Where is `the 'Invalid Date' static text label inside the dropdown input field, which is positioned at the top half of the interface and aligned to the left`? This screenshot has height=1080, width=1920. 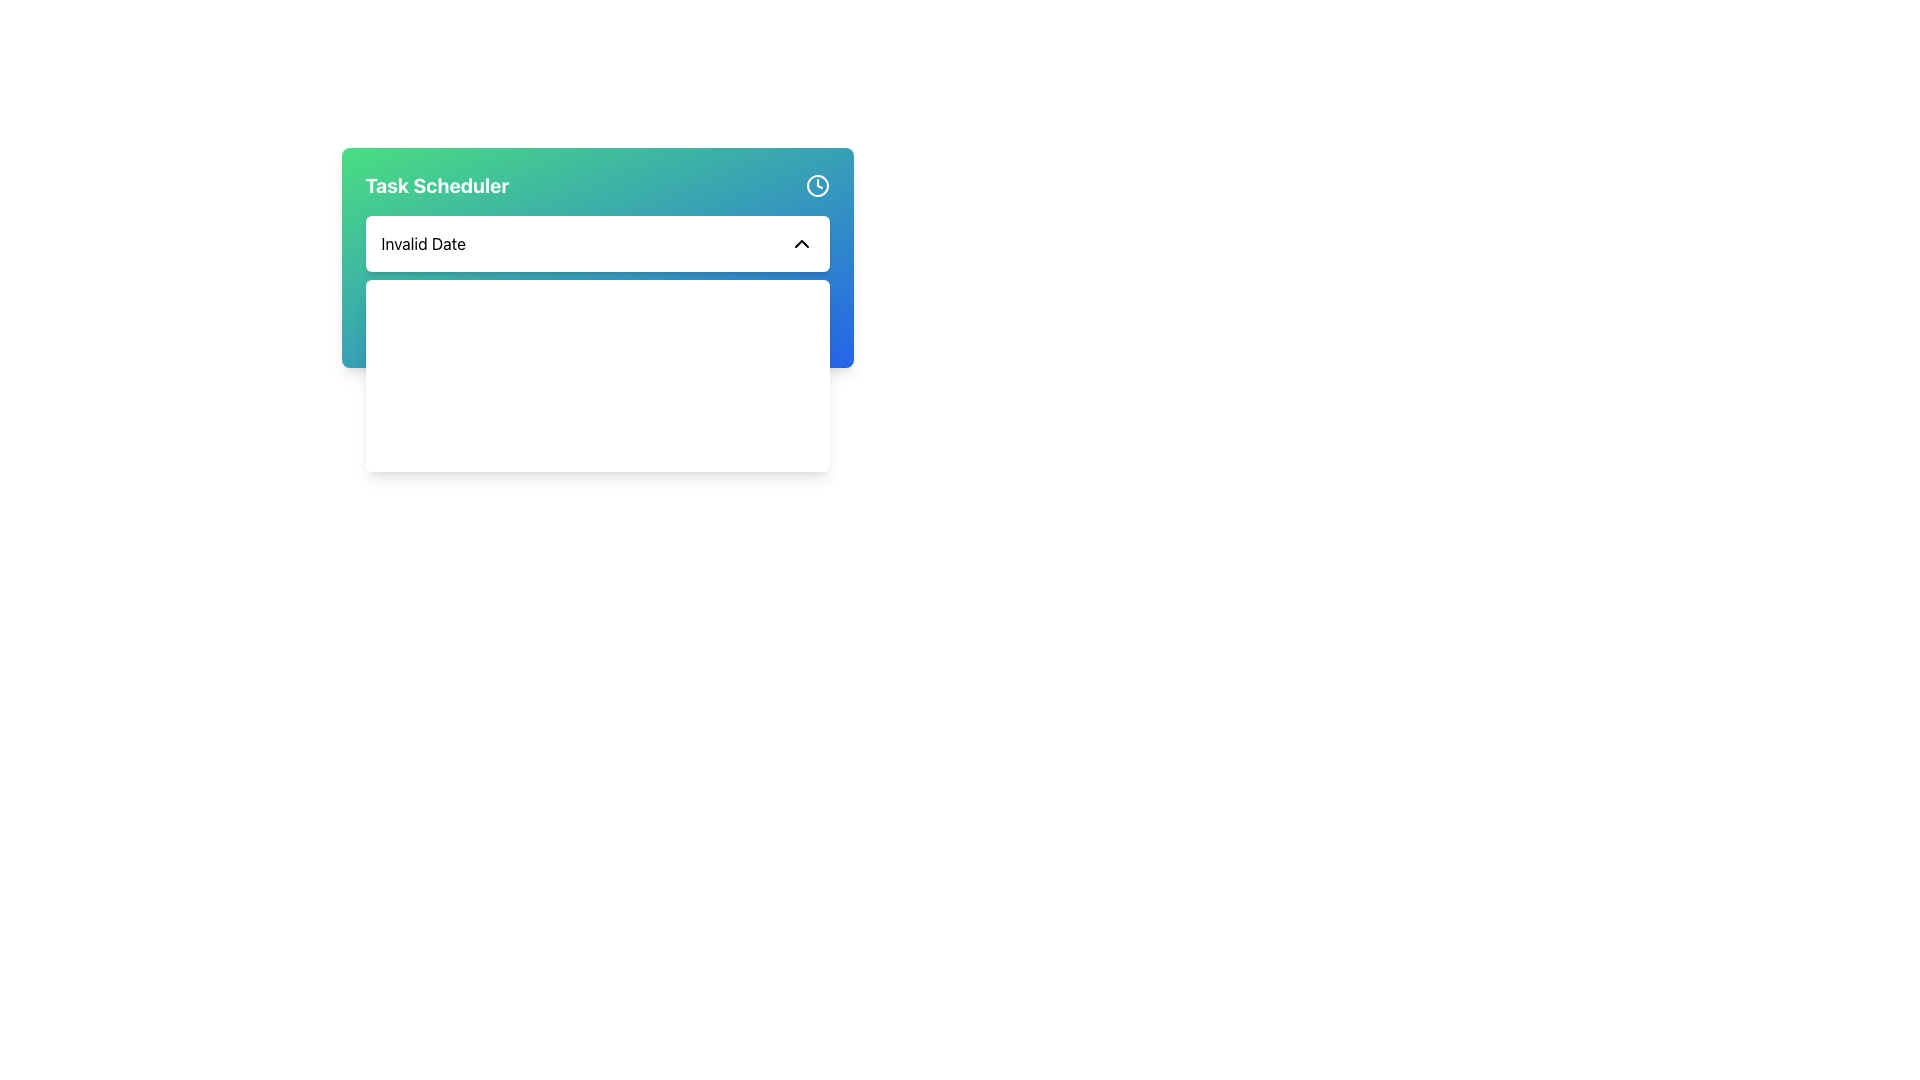
the 'Invalid Date' static text label inside the dropdown input field, which is positioned at the top half of the interface and aligned to the left is located at coordinates (422, 242).